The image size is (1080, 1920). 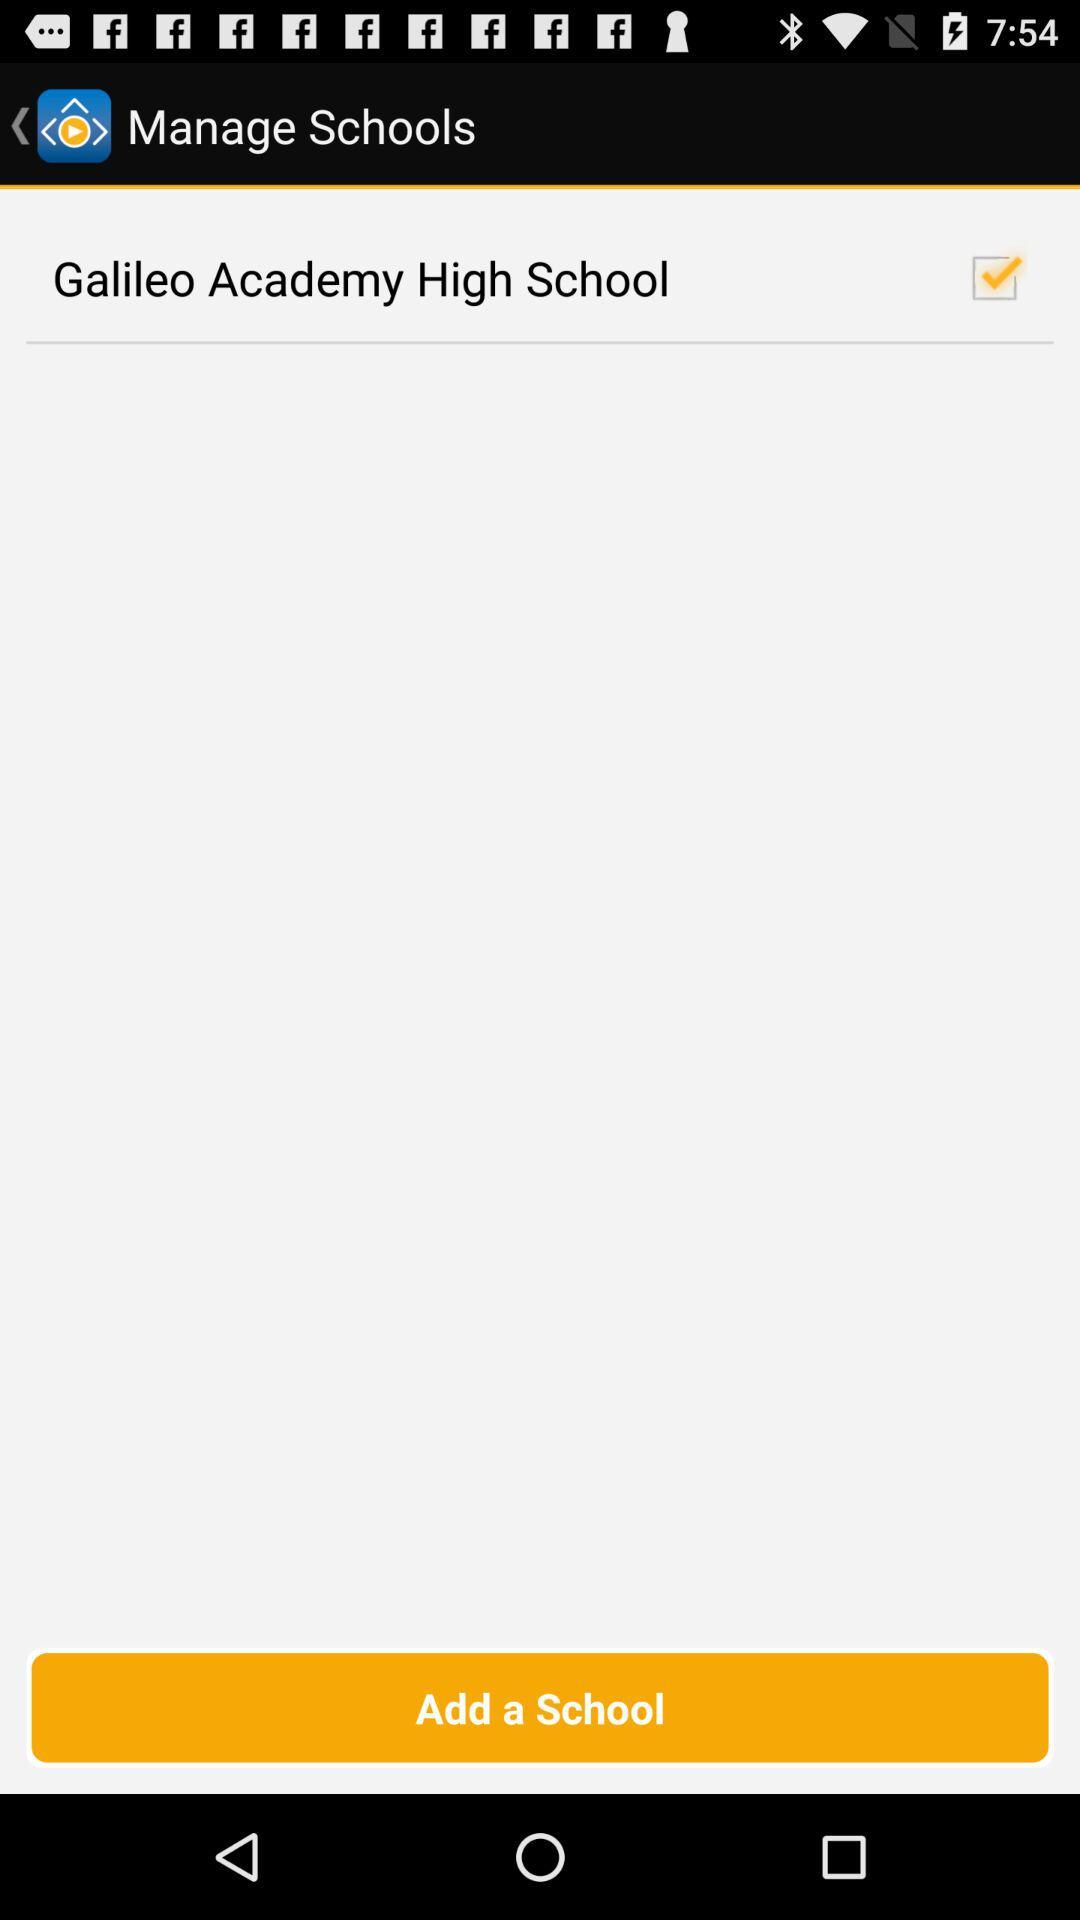 I want to click on the add a school item, so click(x=540, y=1706).